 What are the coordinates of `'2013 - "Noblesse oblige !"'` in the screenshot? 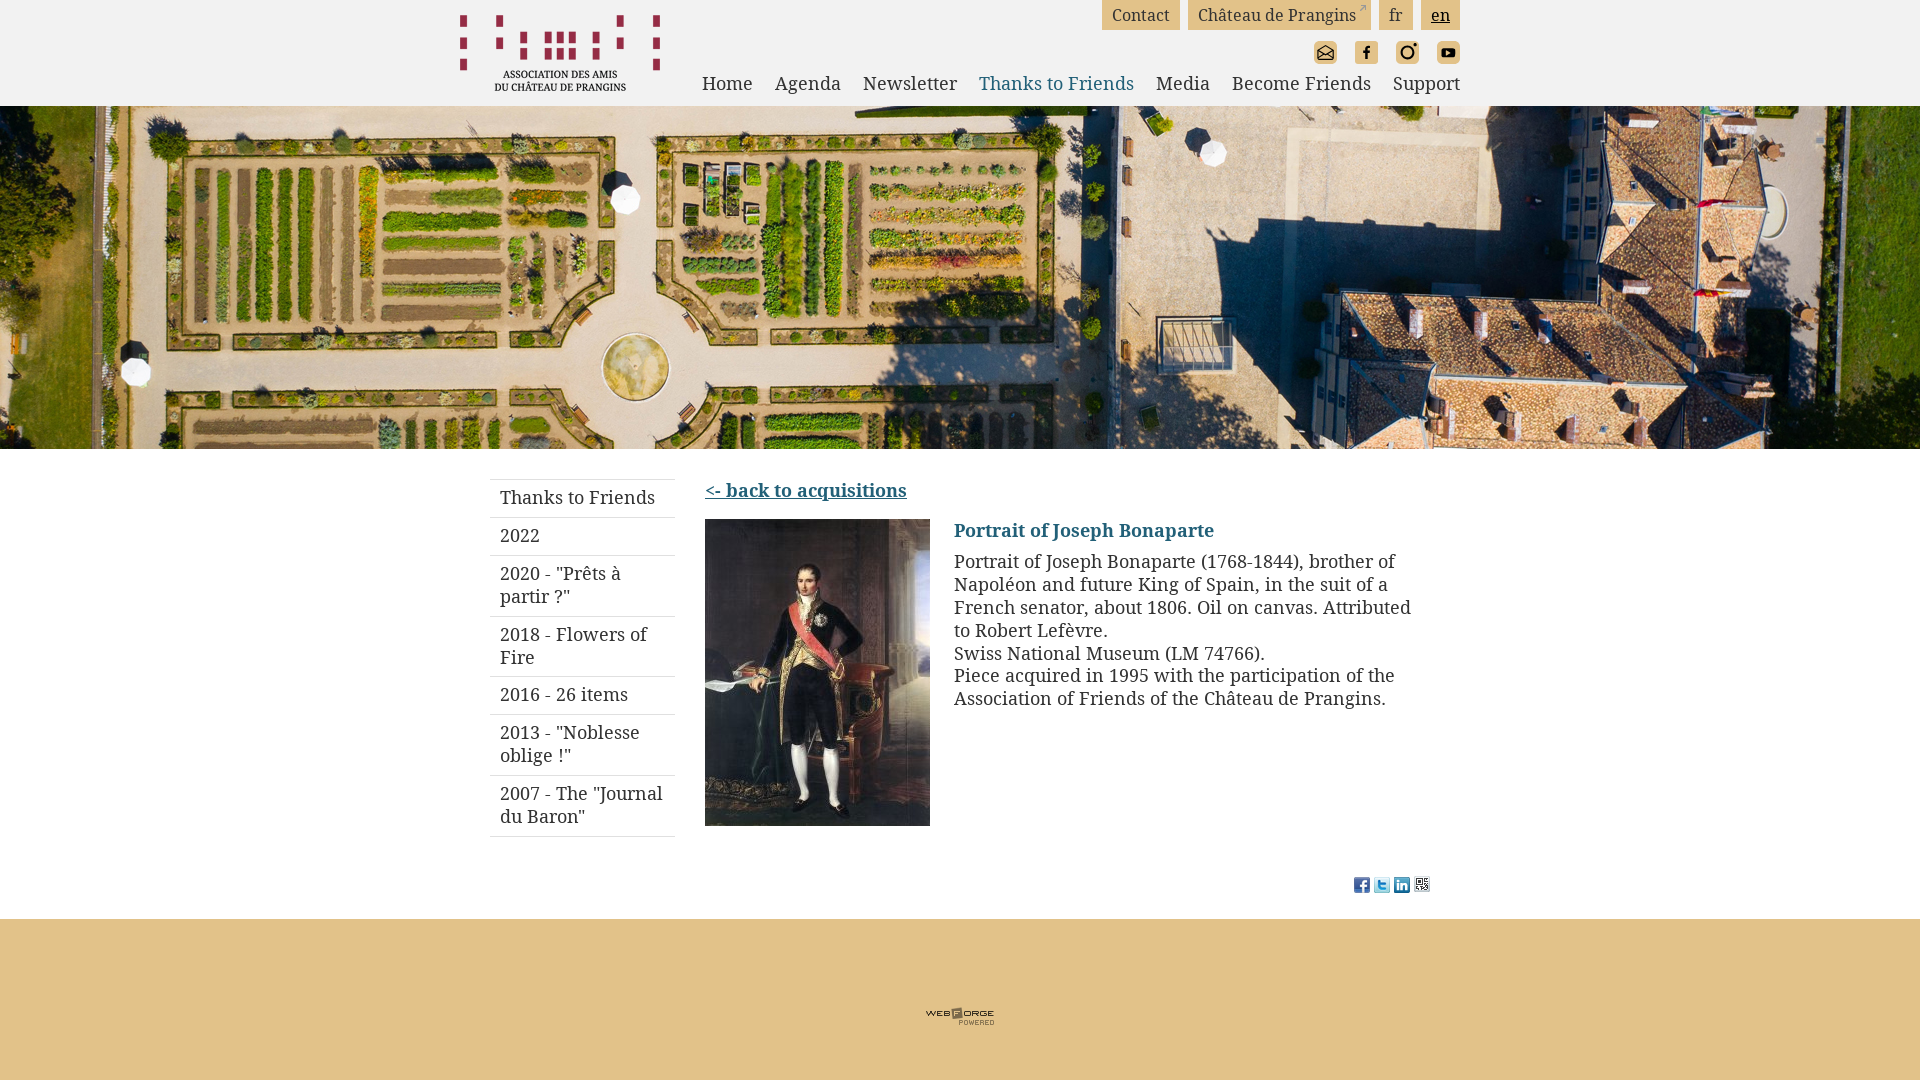 It's located at (581, 744).